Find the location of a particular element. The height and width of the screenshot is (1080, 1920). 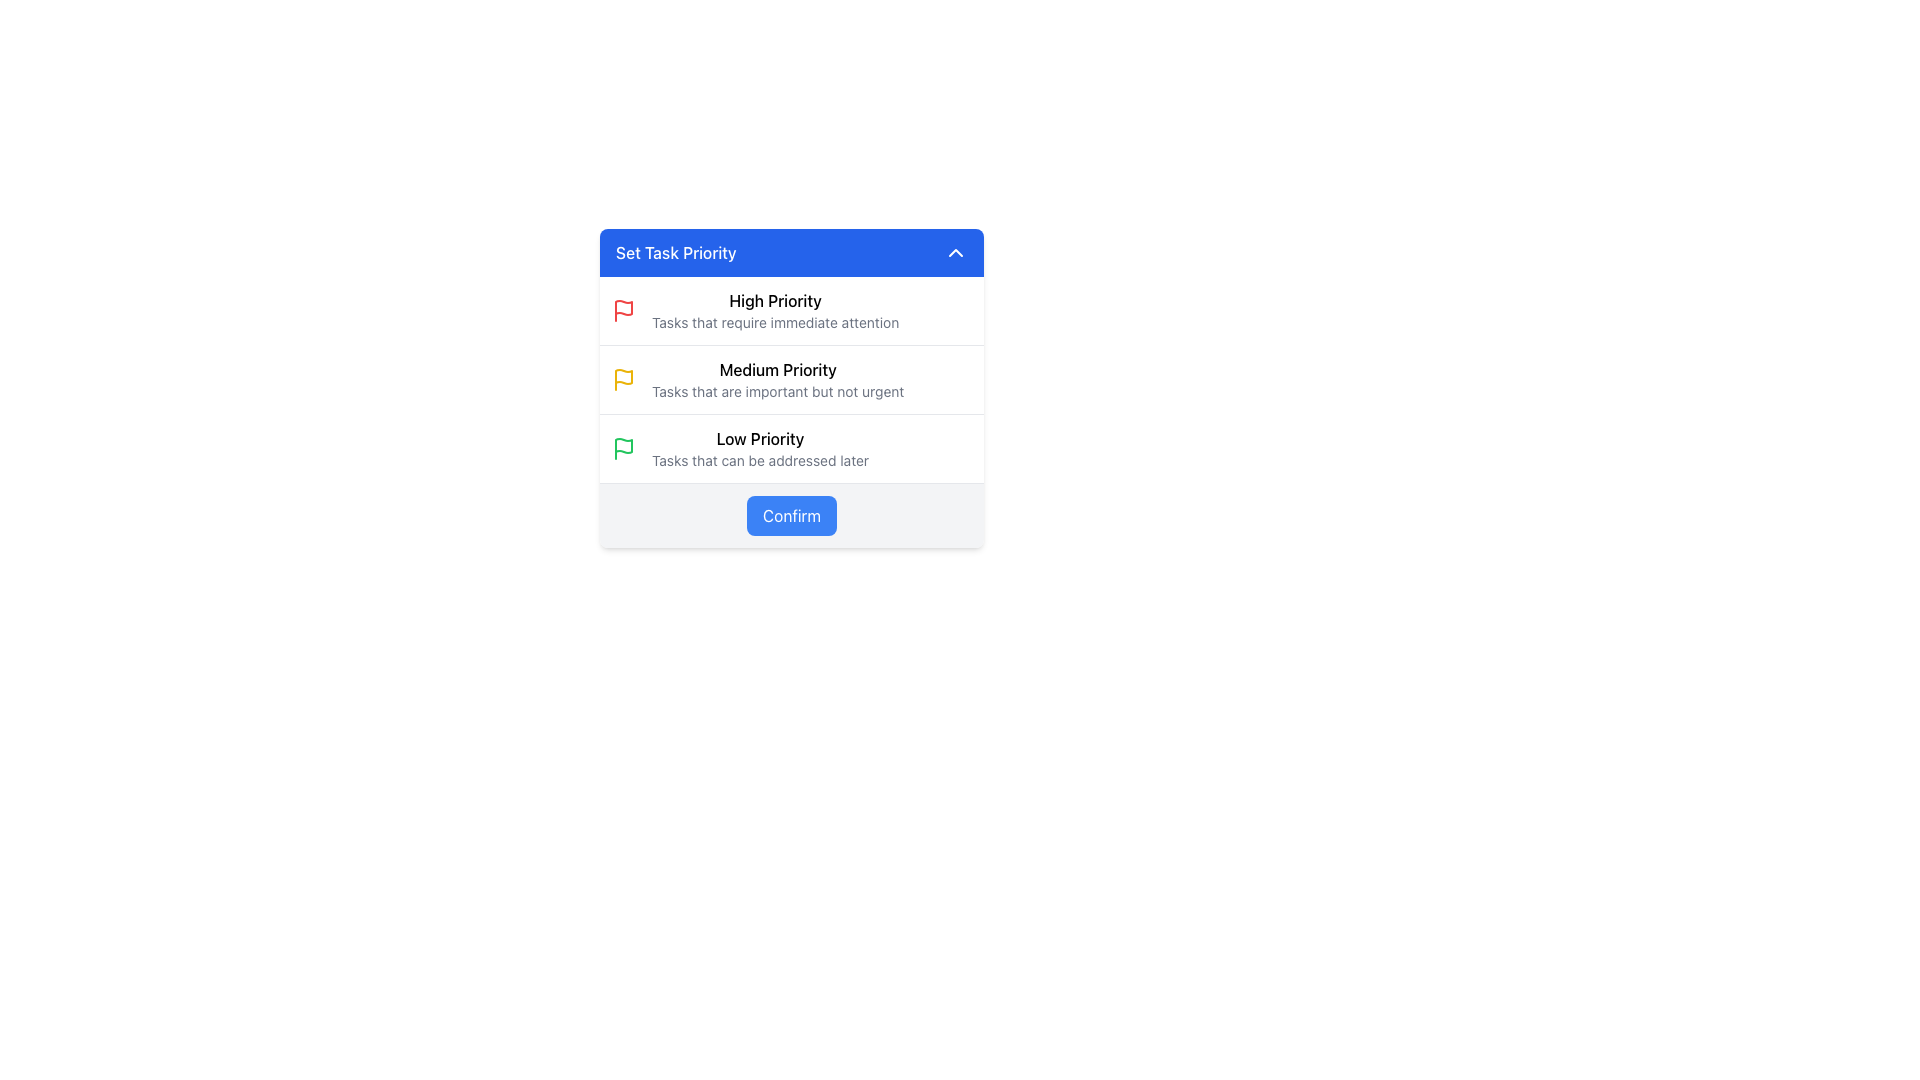

the title label for the highest priority tasks, which is located near the top of the priority selection dialog, directly below the red flag icon is located at coordinates (774, 300).